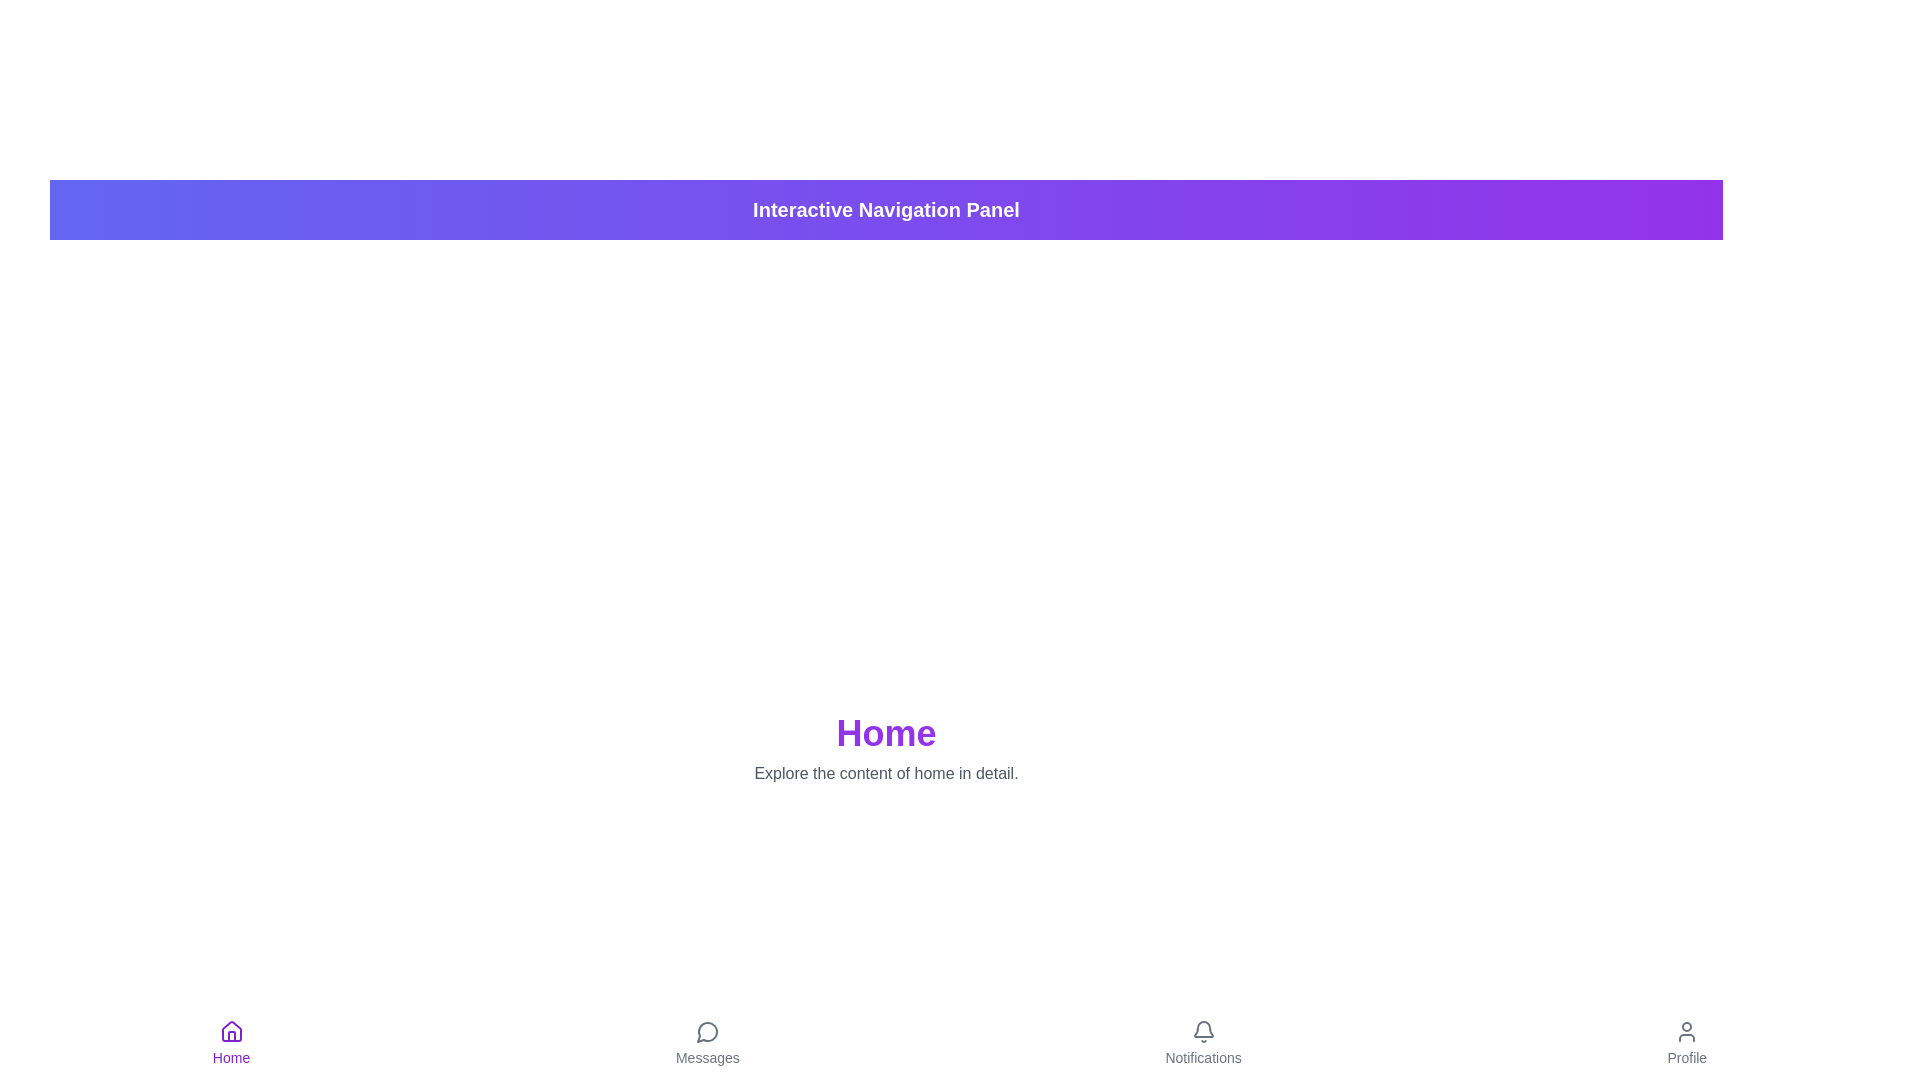 The width and height of the screenshot is (1920, 1080). I want to click on the Profile tab to navigate to the corresponding view, so click(1686, 1043).